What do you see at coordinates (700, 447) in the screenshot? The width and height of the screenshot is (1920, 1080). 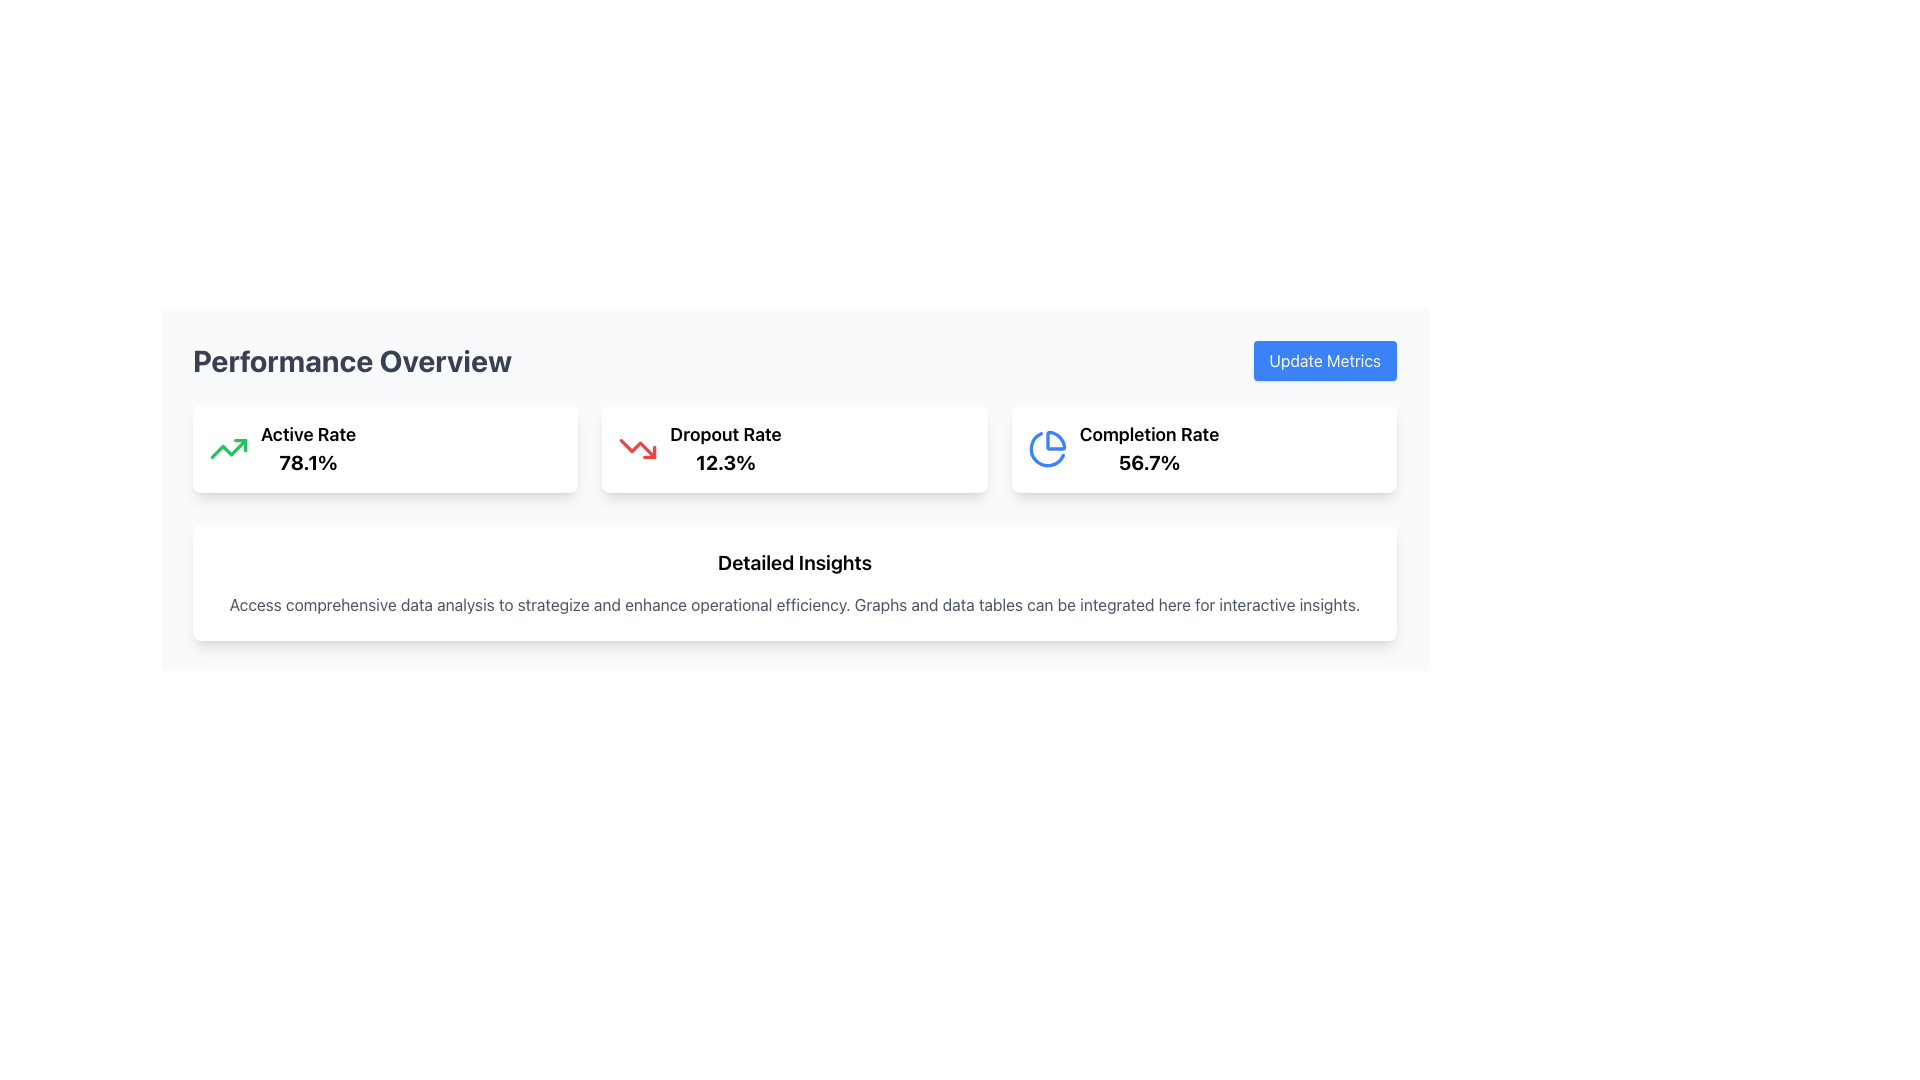 I see `the Informational text group displaying the 'Dropout Rate' performance metric` at bounding box center [700, 447].